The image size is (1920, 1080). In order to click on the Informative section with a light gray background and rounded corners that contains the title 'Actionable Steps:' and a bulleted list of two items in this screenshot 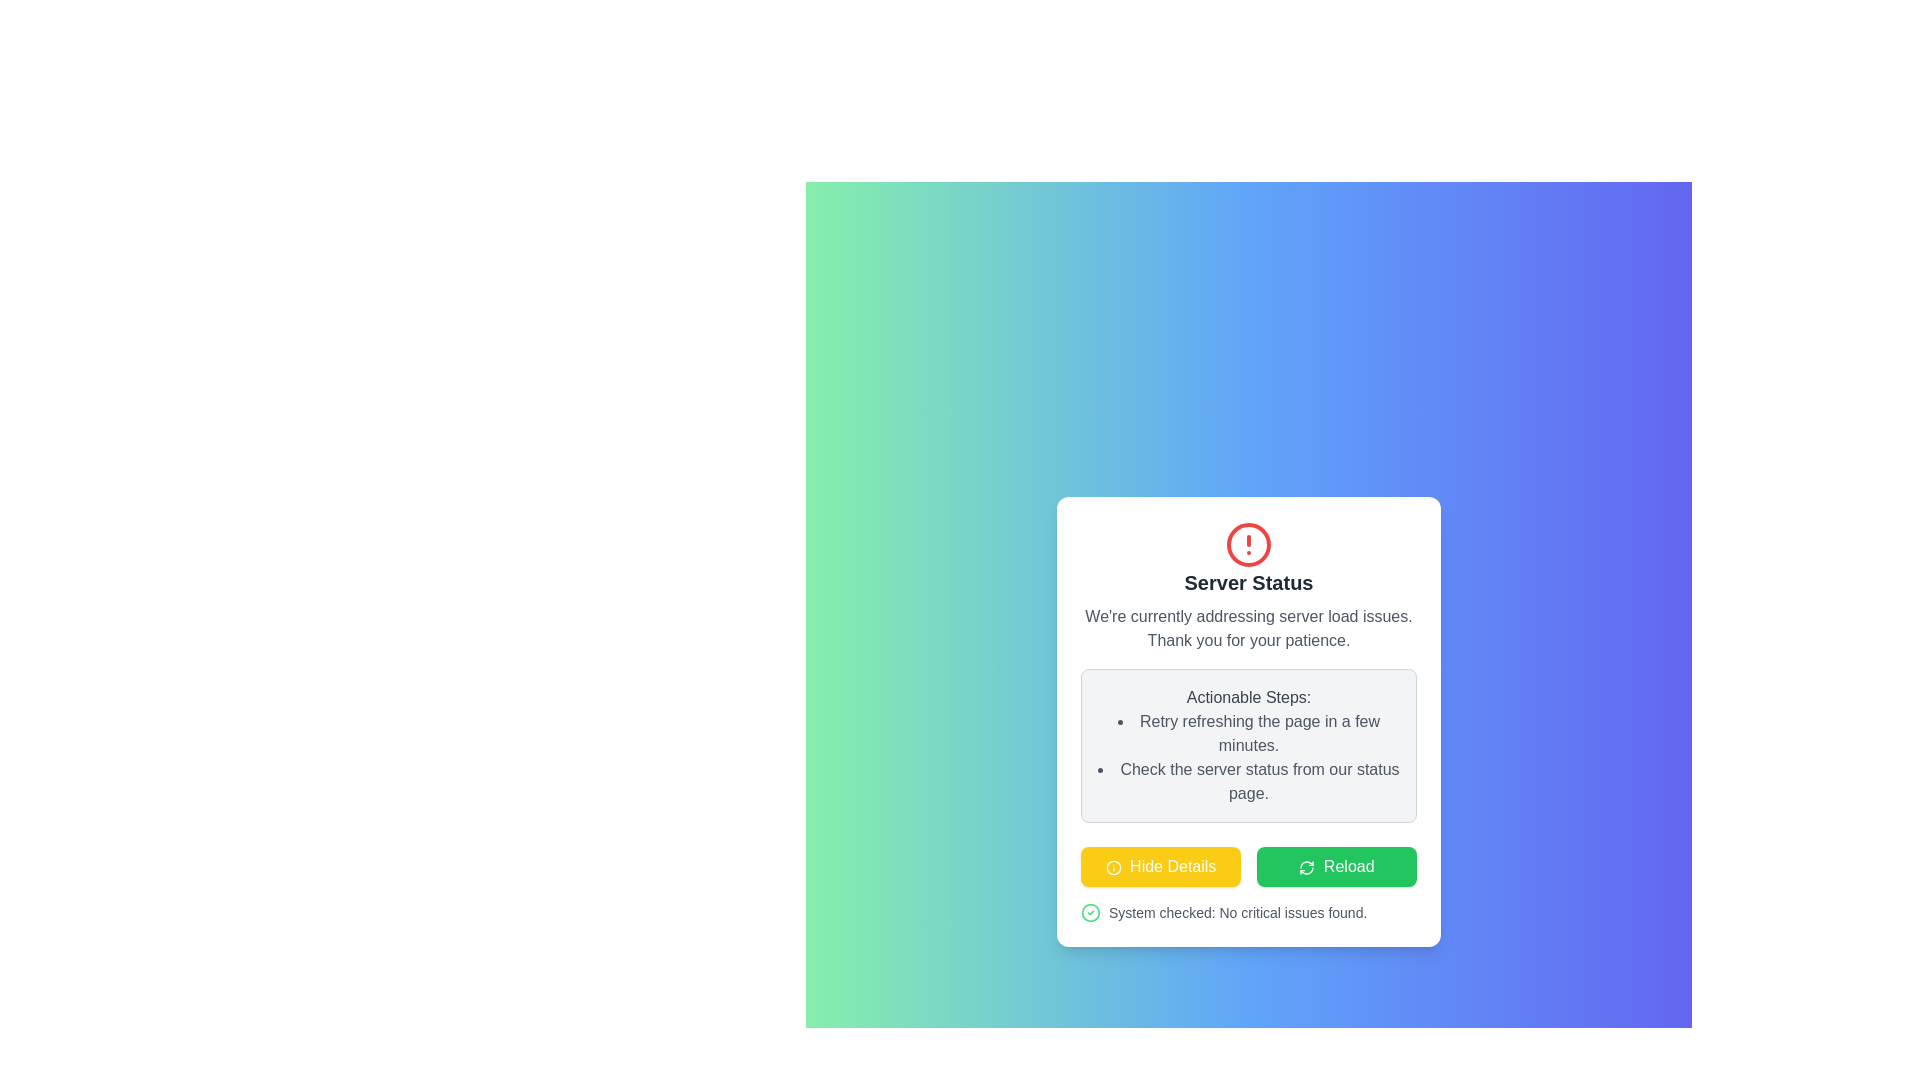, I will do `click(1247, 745)`.